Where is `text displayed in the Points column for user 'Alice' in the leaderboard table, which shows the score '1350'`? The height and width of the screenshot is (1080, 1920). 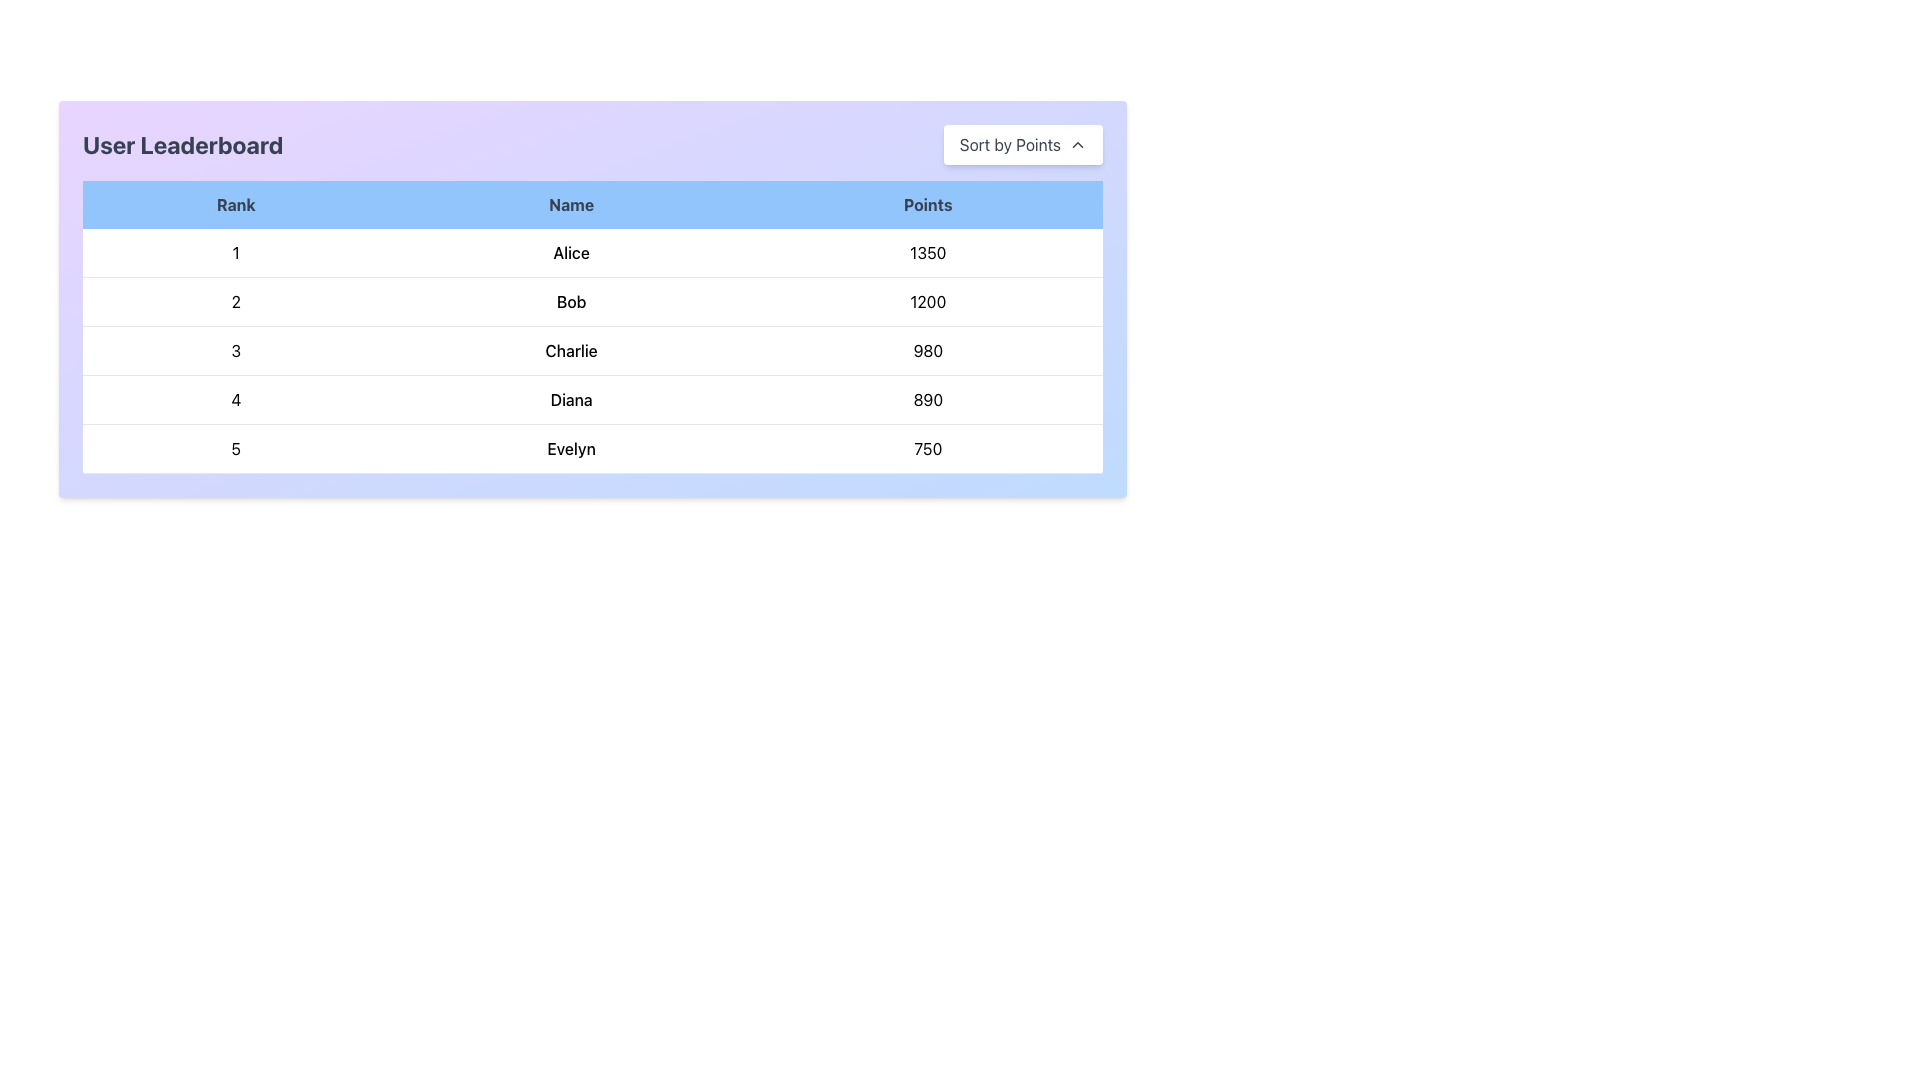 text displayed in the Points column for user 'Alice' in the leaderboard table, which shows the score '1350' is located at coordinates (927, 252).